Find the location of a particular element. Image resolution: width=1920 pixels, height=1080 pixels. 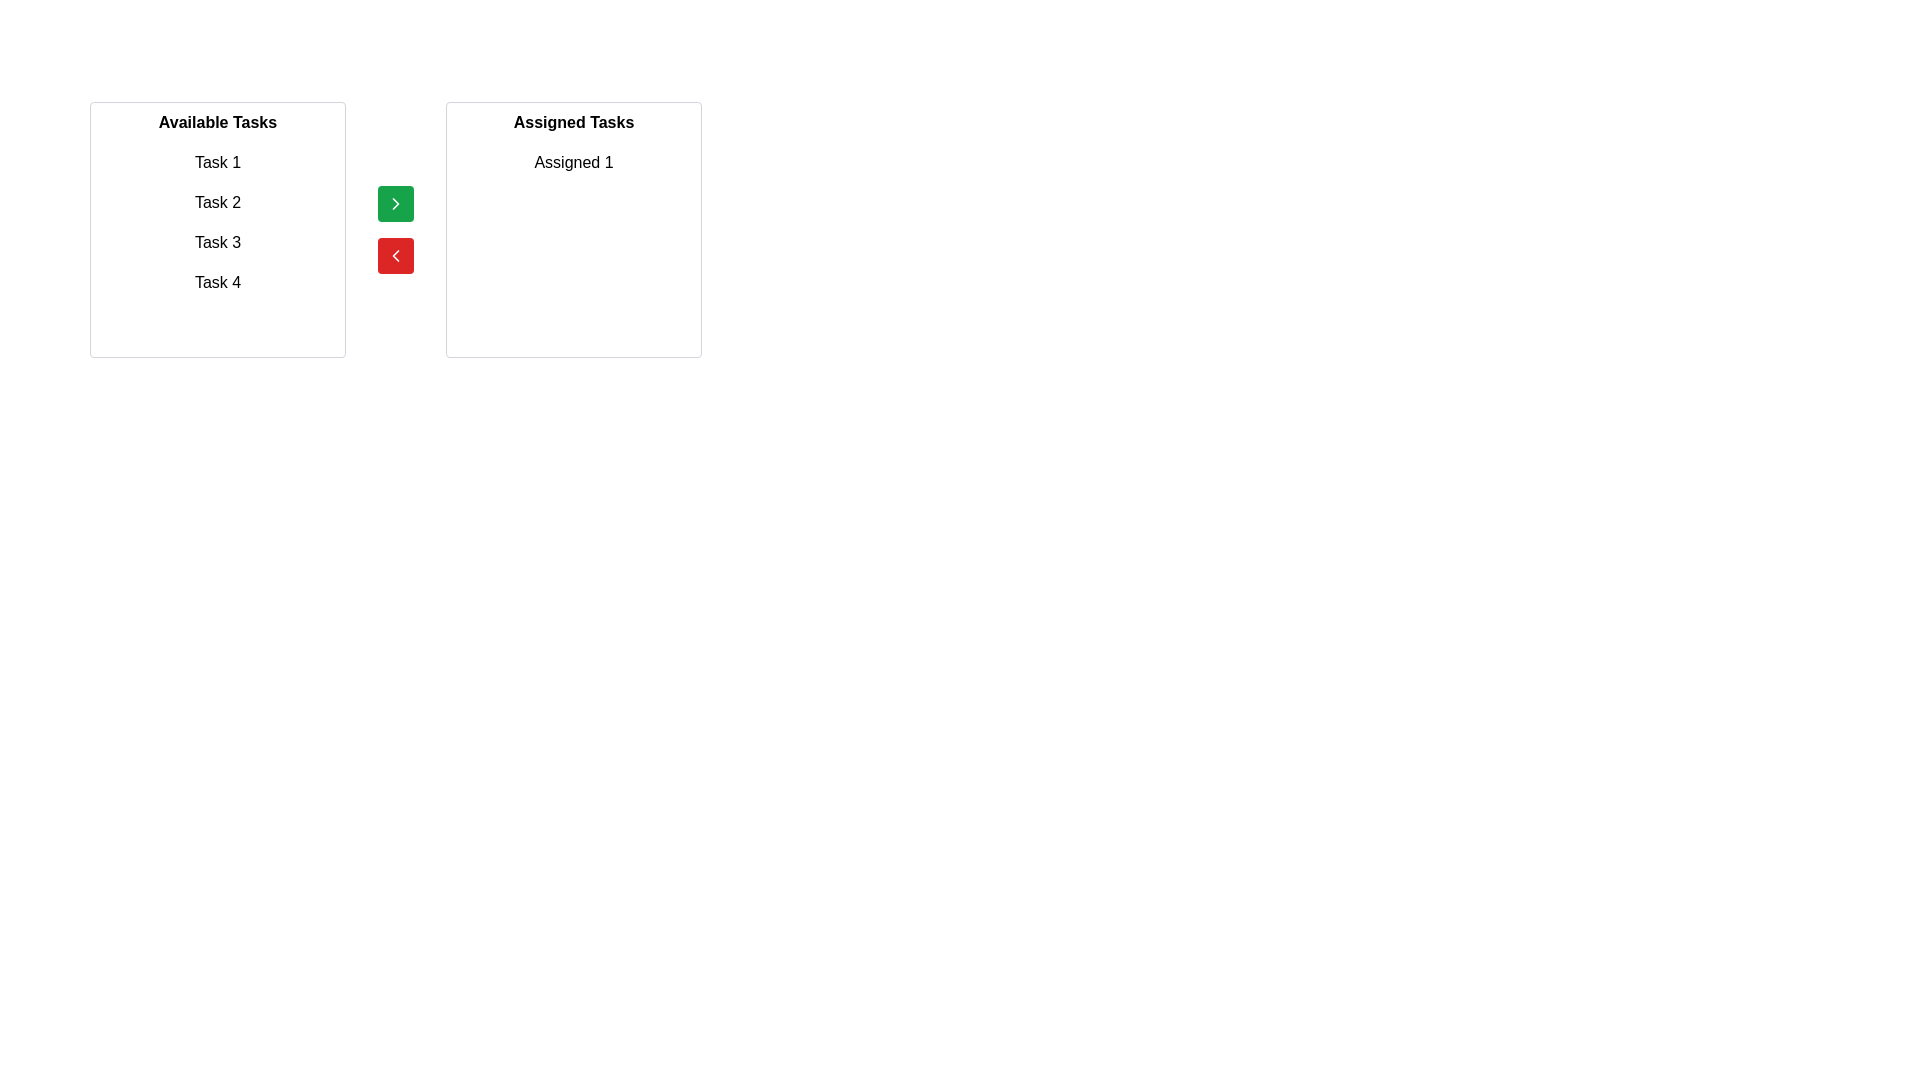

the Scrollable List containing items labeled 'Task 1' to 'Task 4' within the 'Available Tasks' box is located at coordinates (217, 245).